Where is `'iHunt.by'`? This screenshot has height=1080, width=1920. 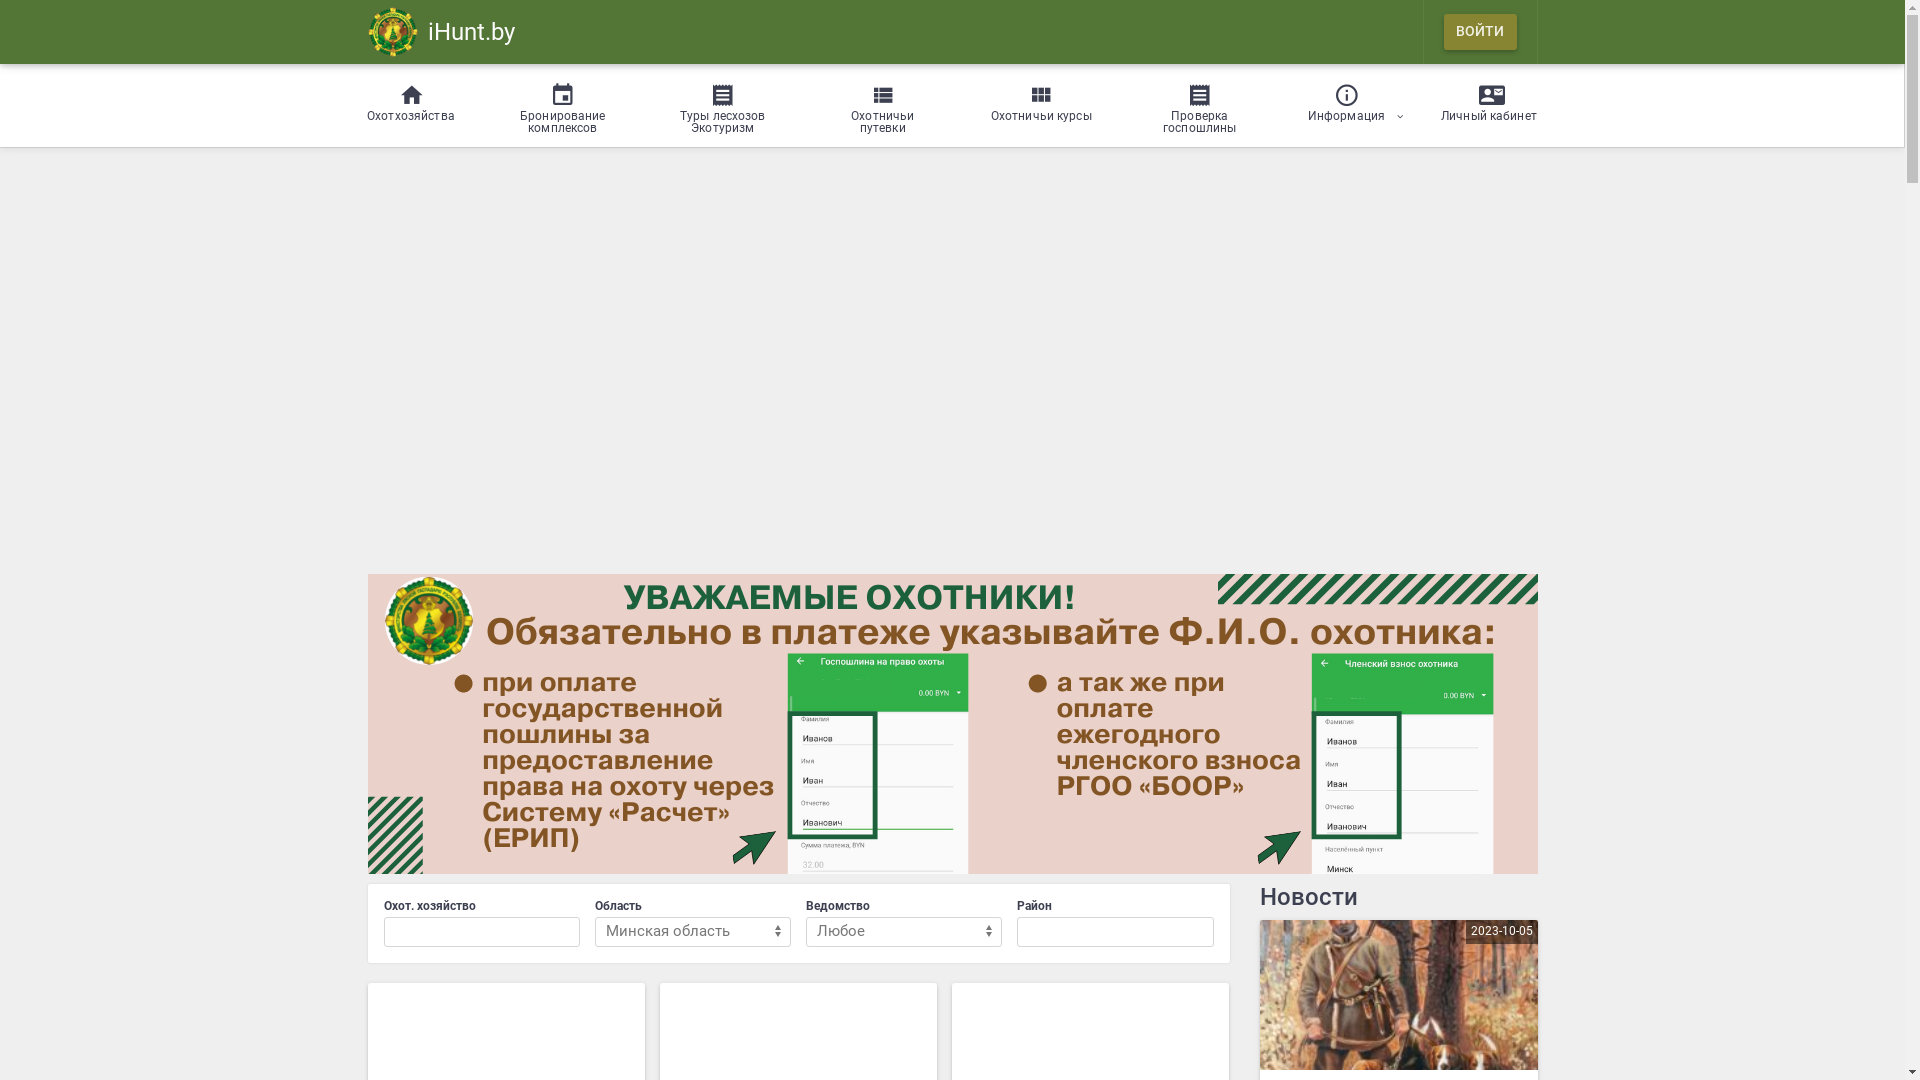 'iHunt.by' is located at coordinates (440, 31).